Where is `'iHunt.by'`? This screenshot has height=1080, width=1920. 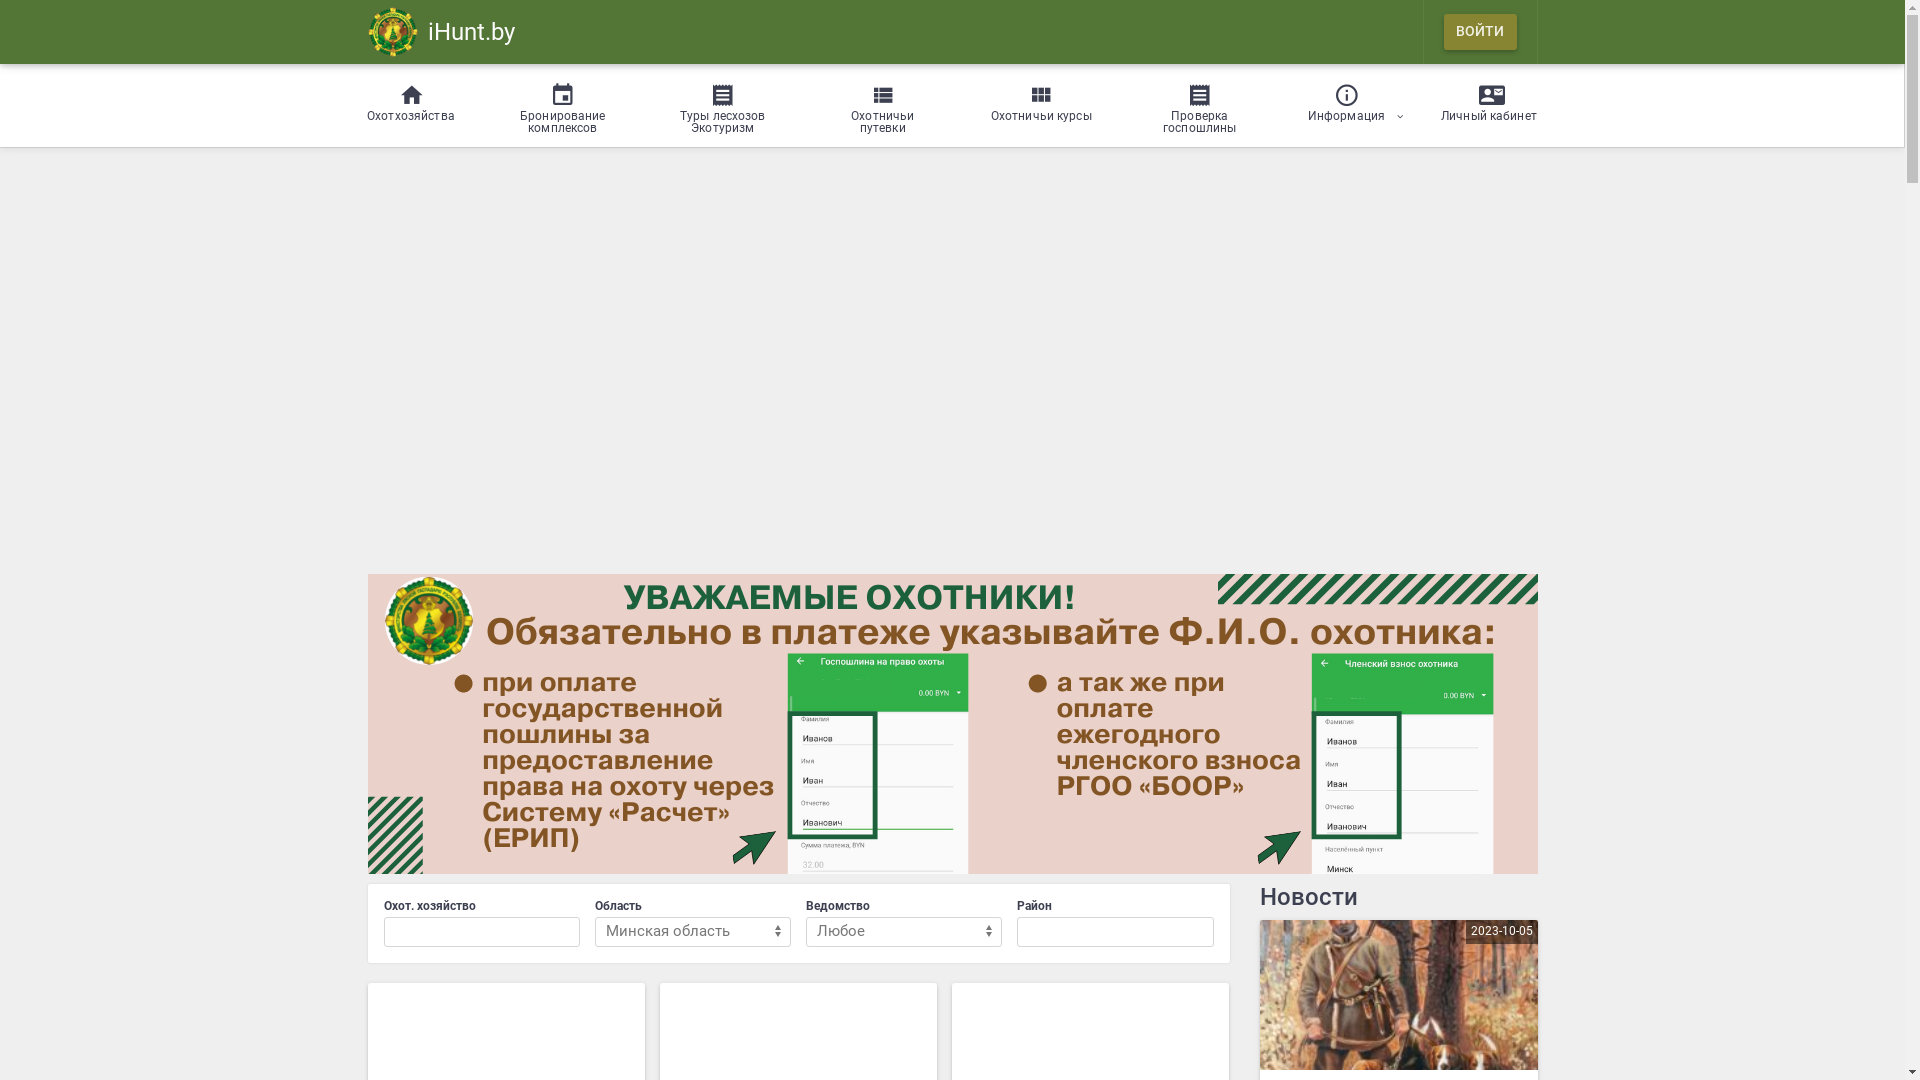 'iHunt.by' is located at coordinates (440, 31).